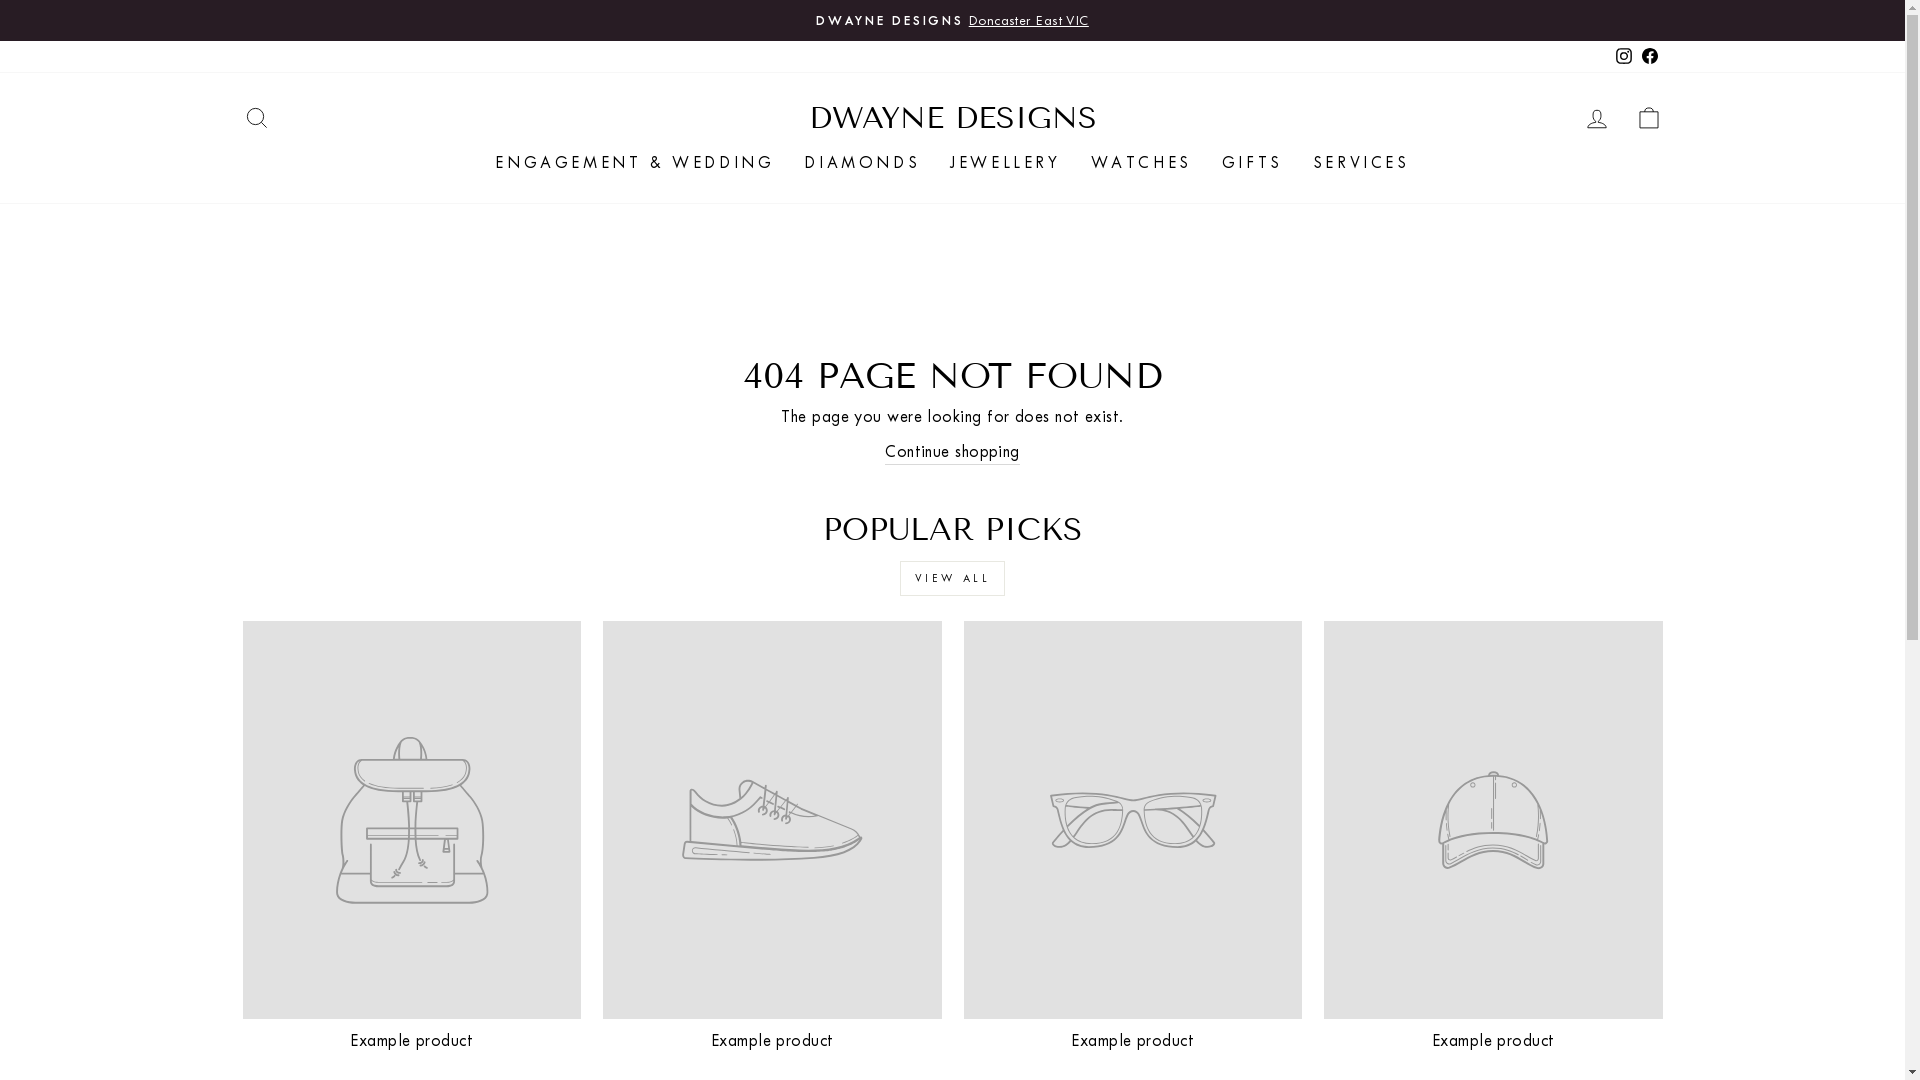 This screenshot has width=1920, height=1080. What do you see at coordinates (952, 578) in the screenshot?
I see `'VIEW ALL'` at bounding box center [952, 578].